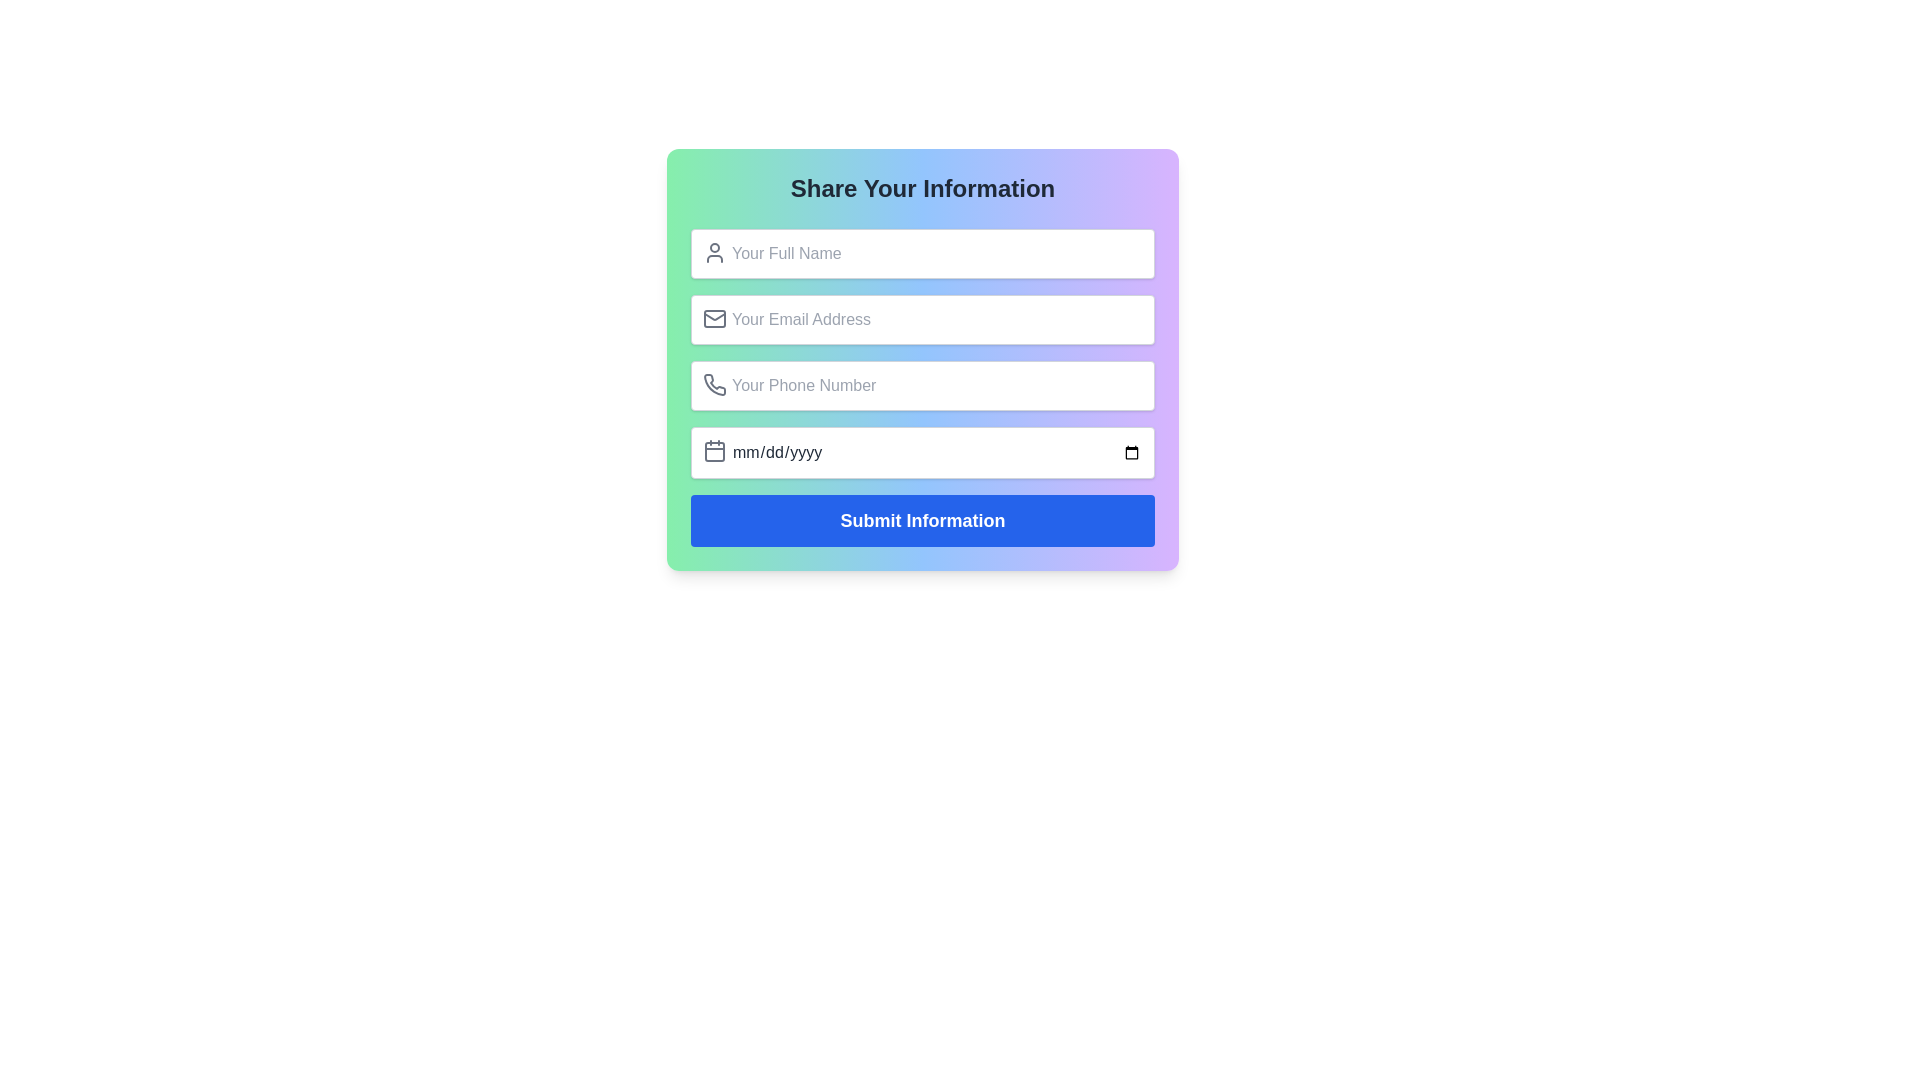  I want to click on rounded-corner square decorative component located at the center of the calendar icon, which features a gray outline with two vertical marks at the top, so click(715, 451).